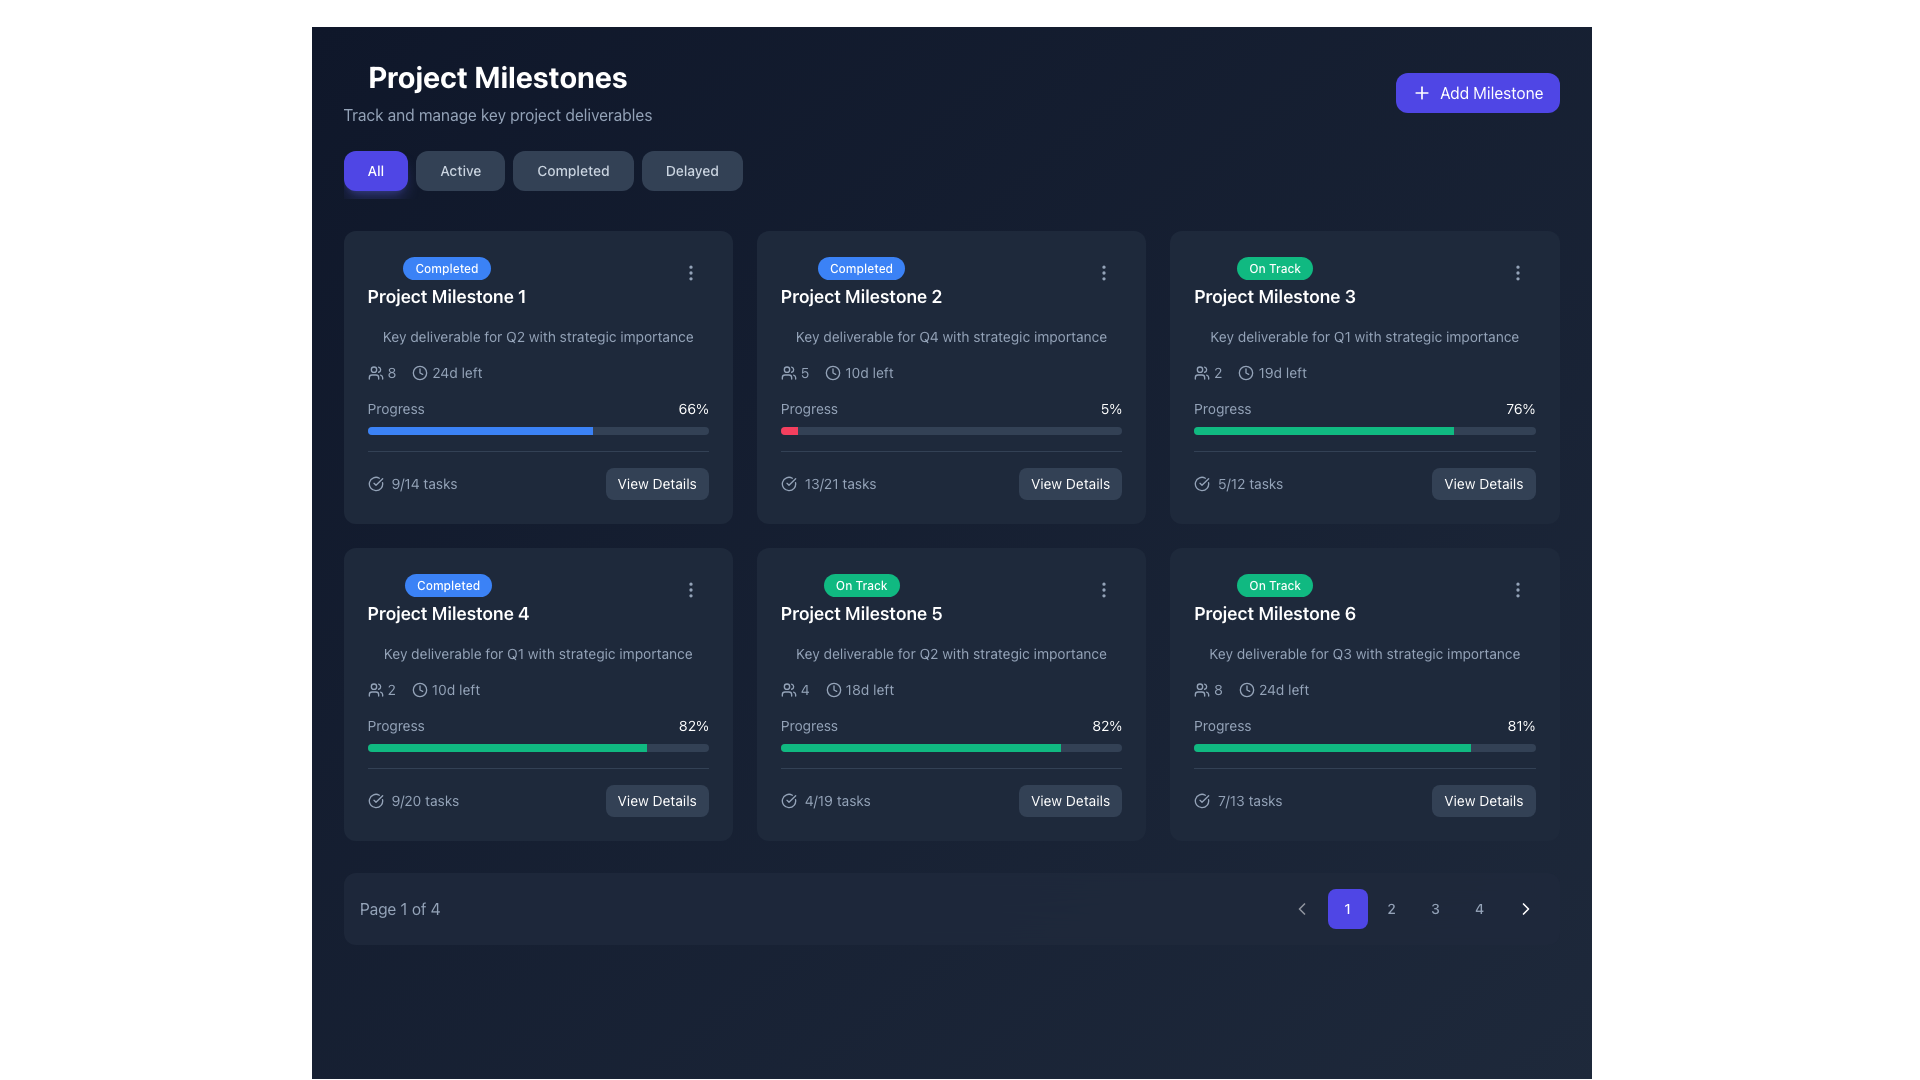 This screenshot has height=1080, width=1920. I want to click on text with clock icon displaying '10d left' located within the 'Project Milestone 4' card, so click(445, 689).